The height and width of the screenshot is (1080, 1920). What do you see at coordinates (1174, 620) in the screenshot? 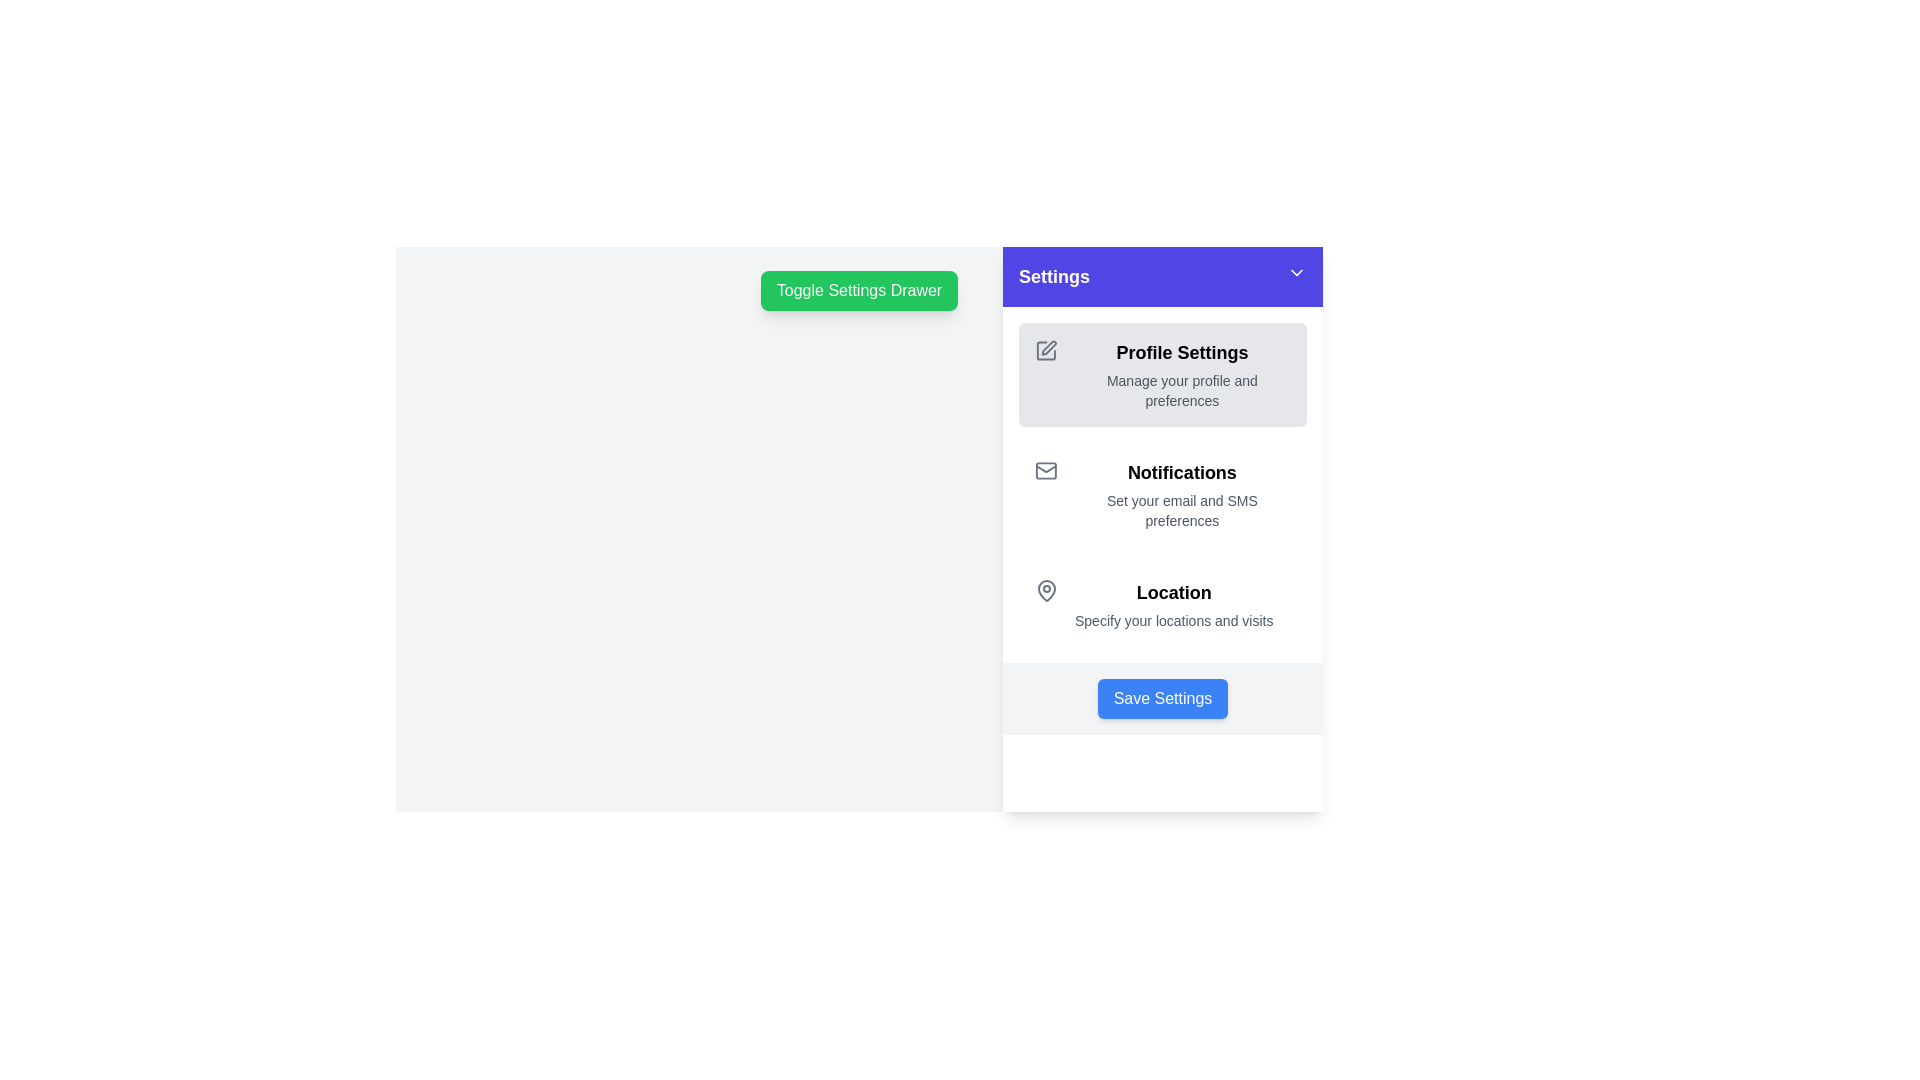
I see `the descriptive text located as the second line under the 'Location' heading in the settings menu` at bounding box center [1174, 620].